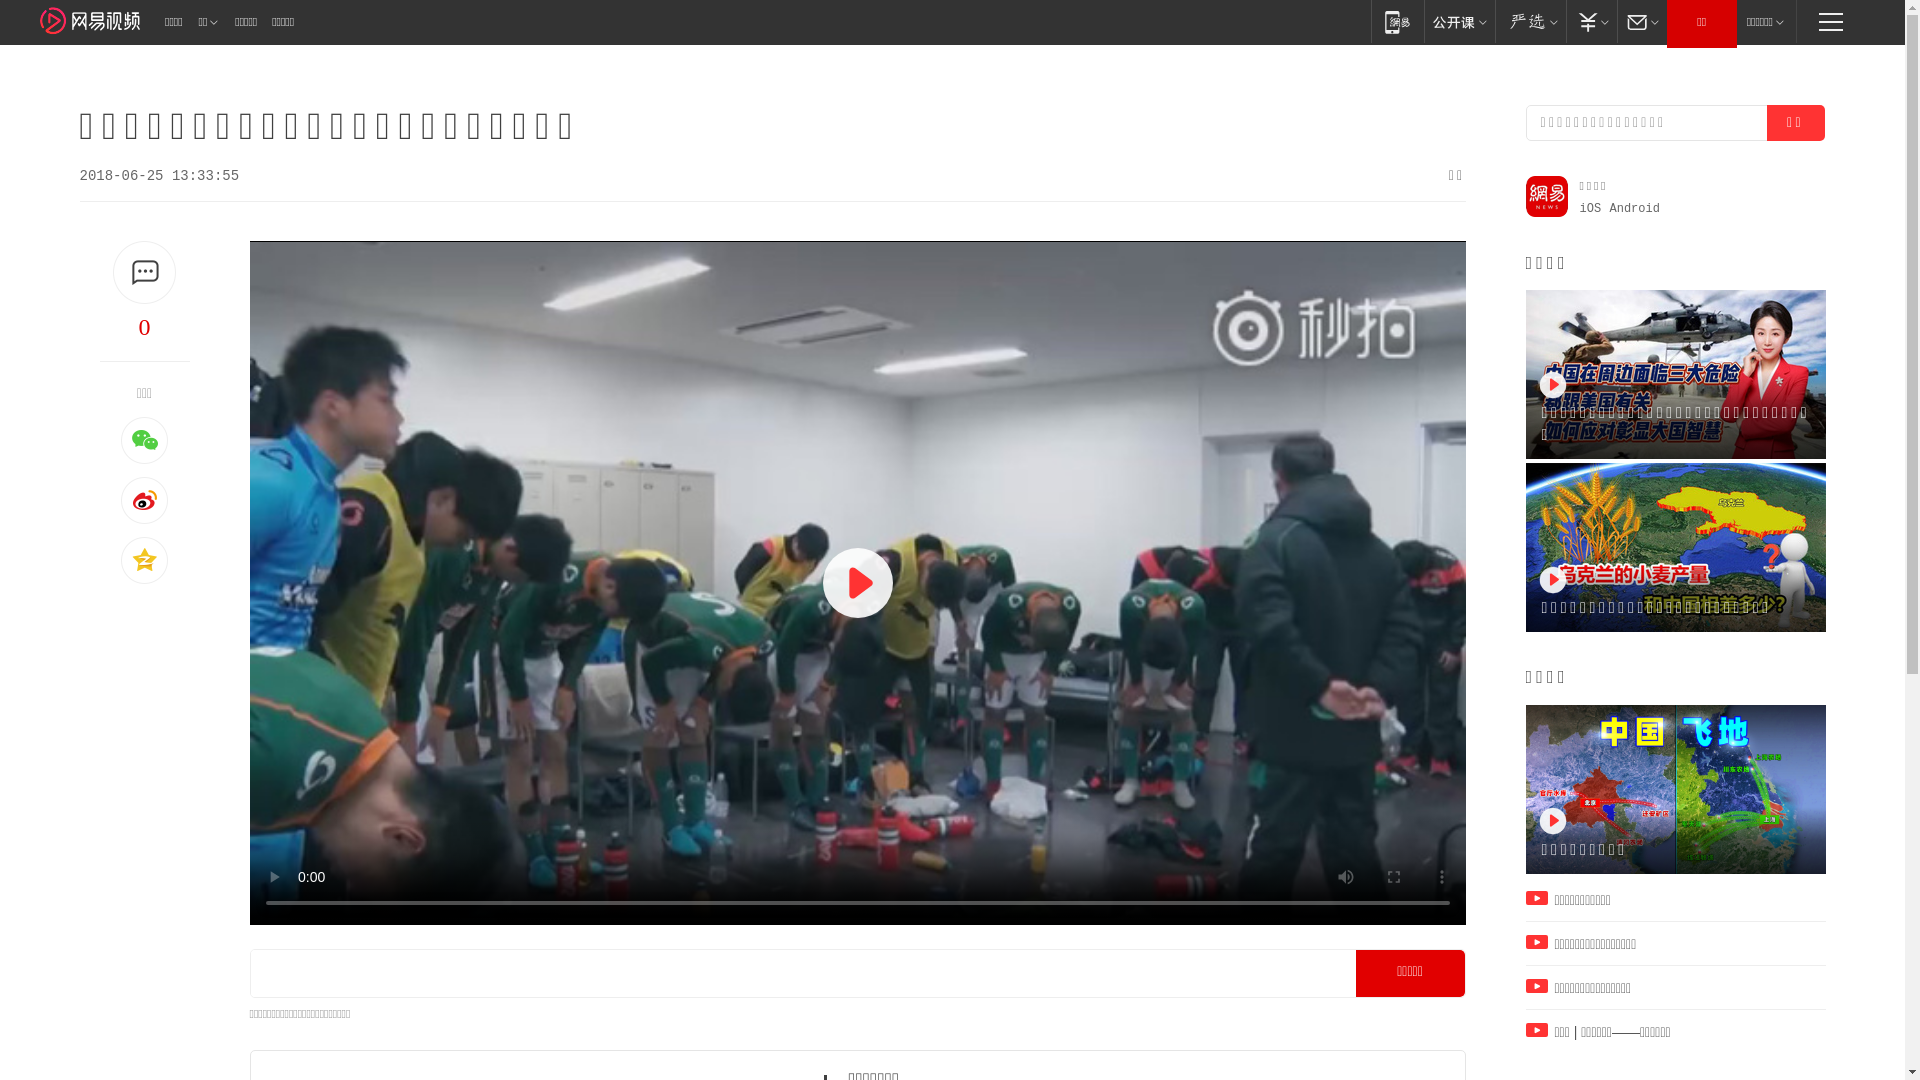 This screenshot has height=1080, width=1920. I want to click on 'iOS', so click(1589, 208).